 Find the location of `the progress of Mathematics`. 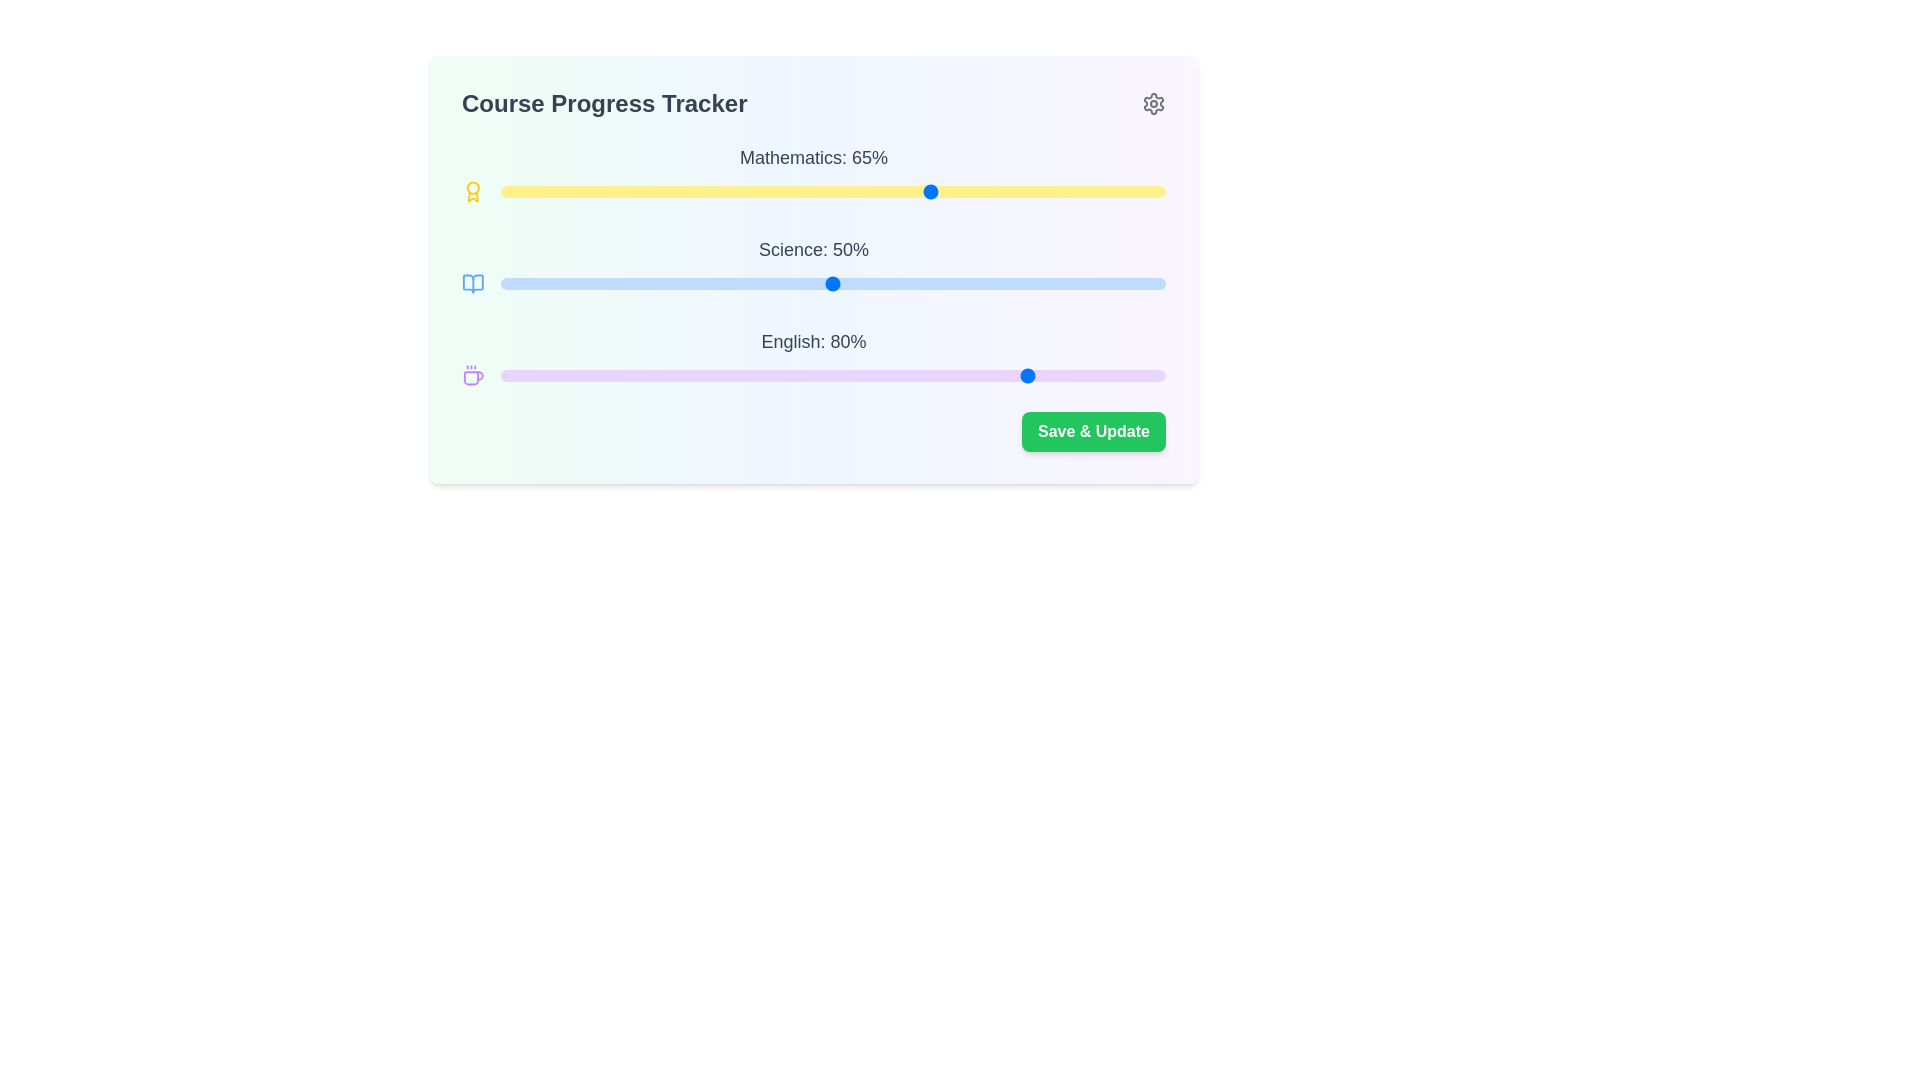

the progress of Mathematics is located at coordinates (586, 192).